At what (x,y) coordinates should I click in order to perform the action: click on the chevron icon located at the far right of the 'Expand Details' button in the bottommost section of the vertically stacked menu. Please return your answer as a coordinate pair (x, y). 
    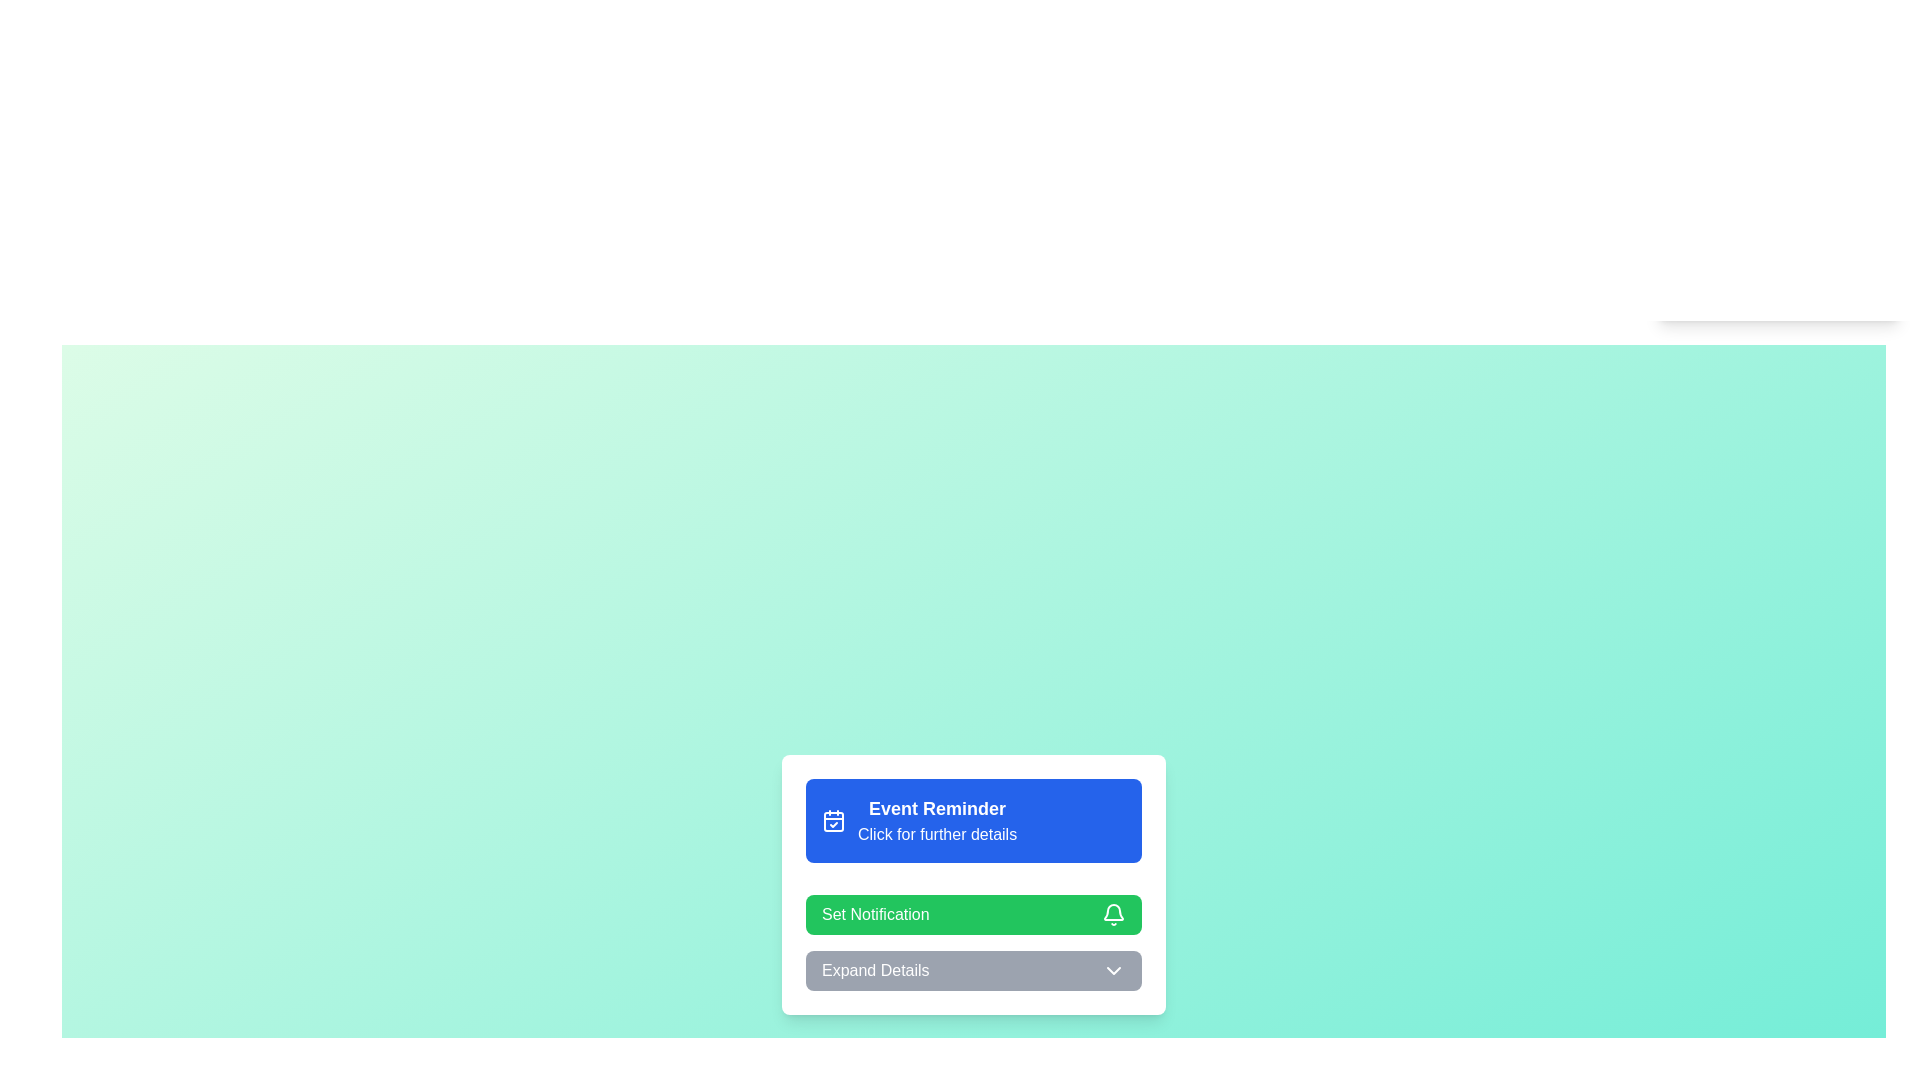
    Looking at the image, I should click on (1112, 970).